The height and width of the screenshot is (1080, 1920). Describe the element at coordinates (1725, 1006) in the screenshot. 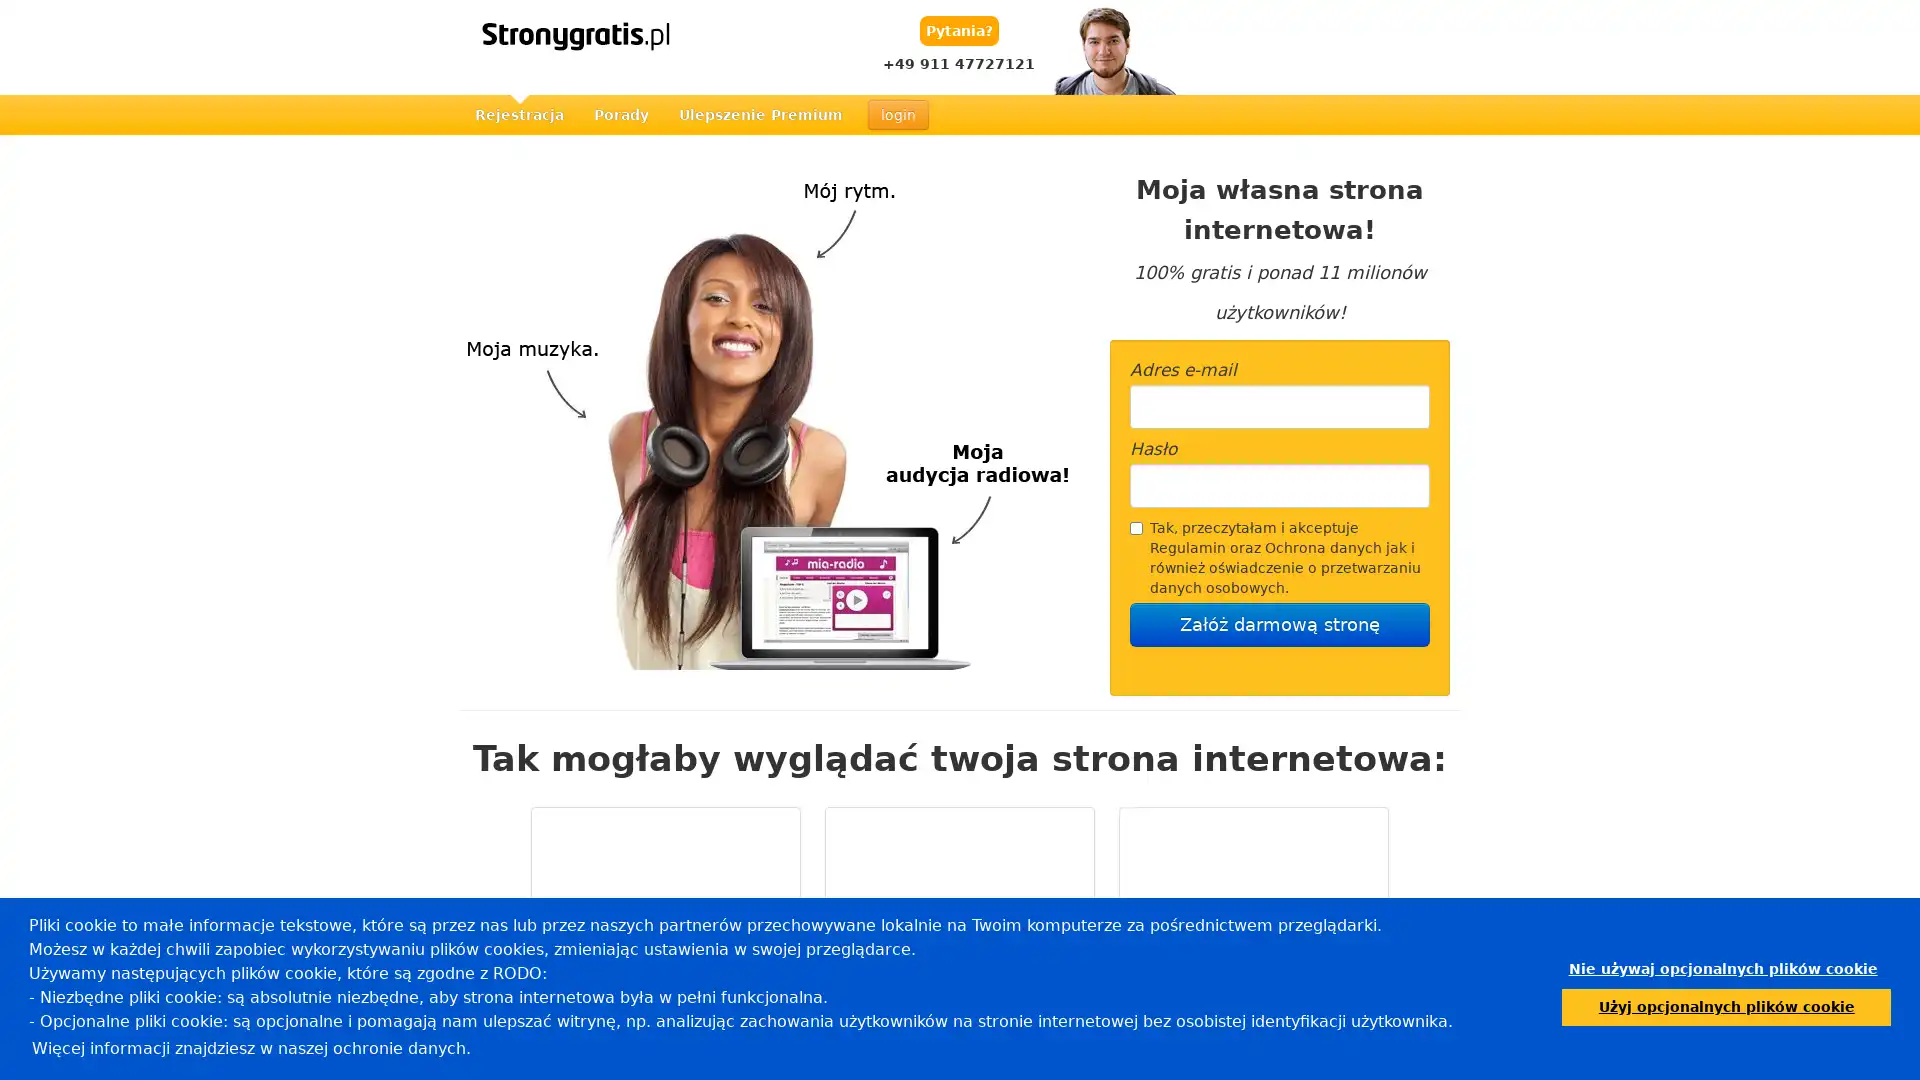

I see `allow cookies` at that location.